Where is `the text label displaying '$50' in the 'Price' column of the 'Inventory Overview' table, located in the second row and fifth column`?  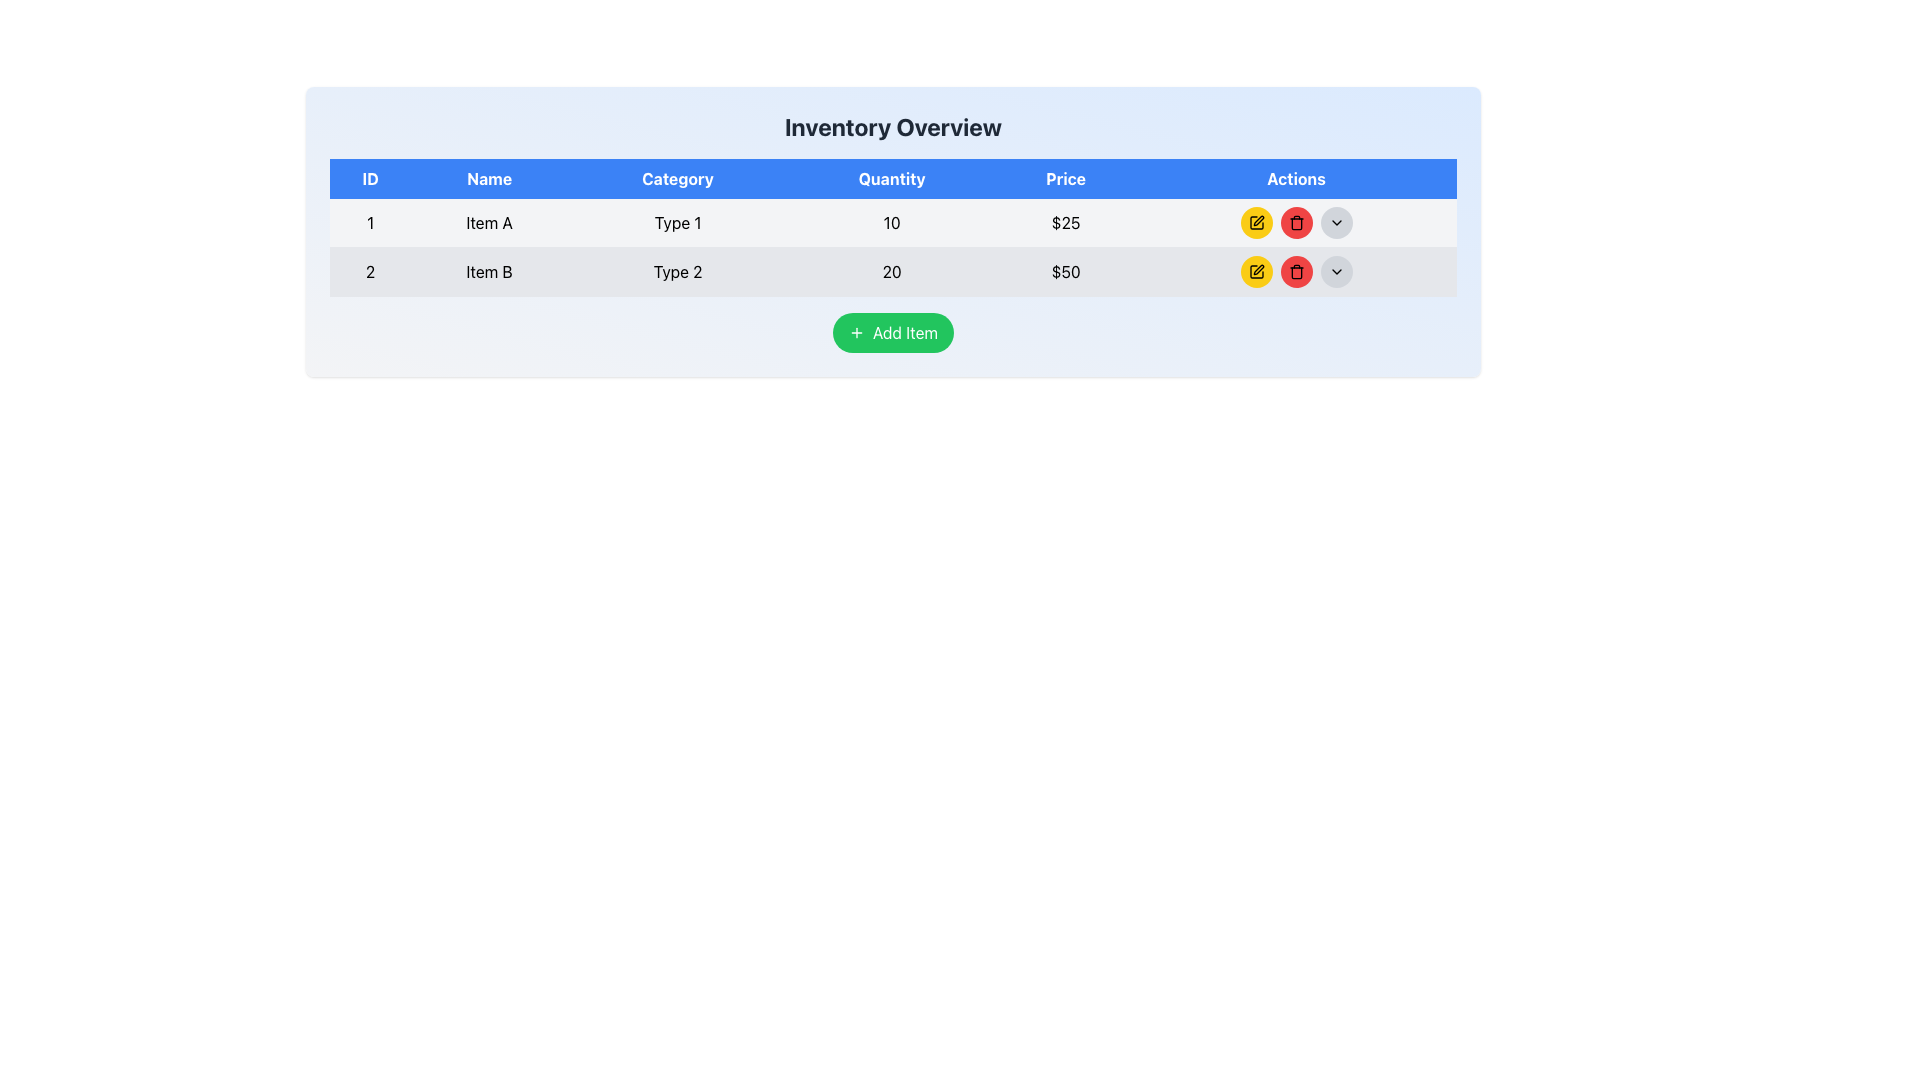
the text label displaying '$50' in the 'Price' column of the 'Inventory Overview' table, located in the second row and fifth column is located at coordinates (1065, 272).